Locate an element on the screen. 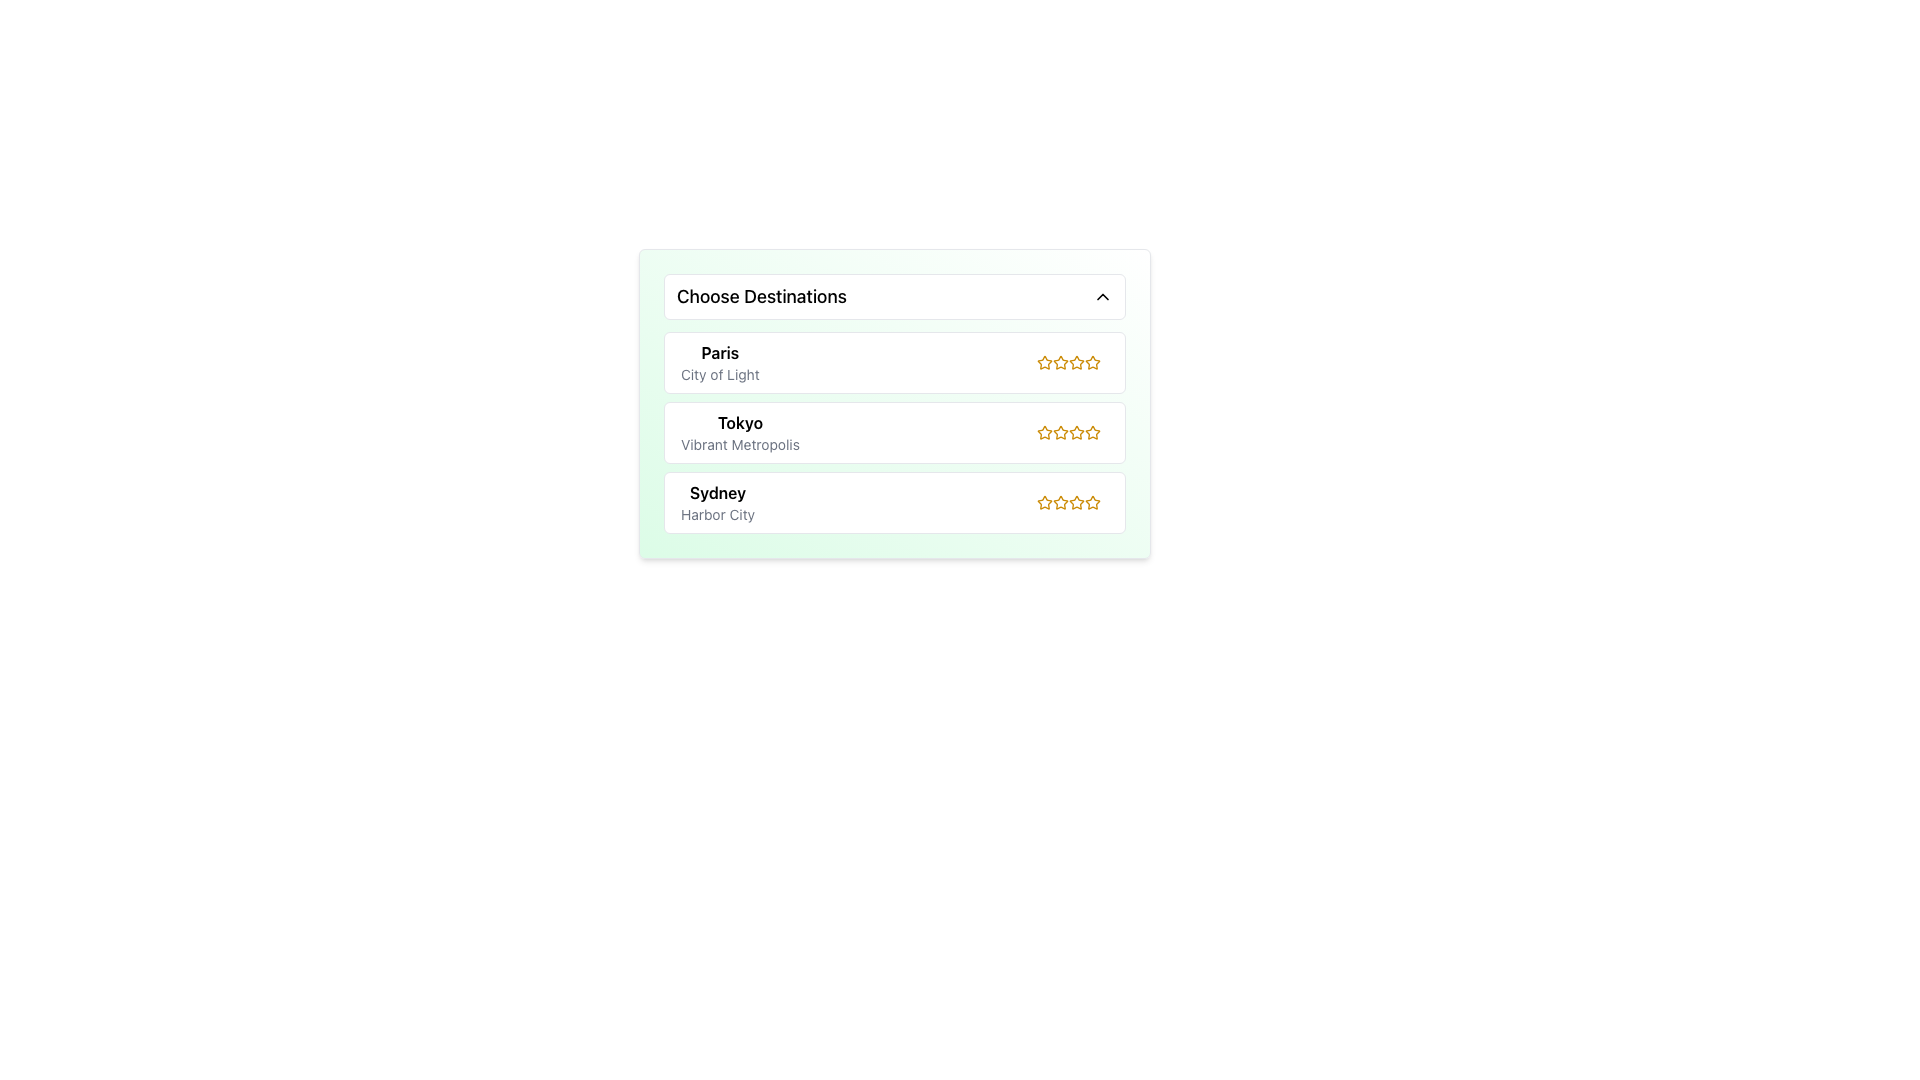 The height and width of the screenshot is (1080, 1920). the text label that describes 'Tokyo' as a 'Vibrant Metropolis', which is located below the 'Tokyo' label in the selection interface is located at coordinates (739, 443).